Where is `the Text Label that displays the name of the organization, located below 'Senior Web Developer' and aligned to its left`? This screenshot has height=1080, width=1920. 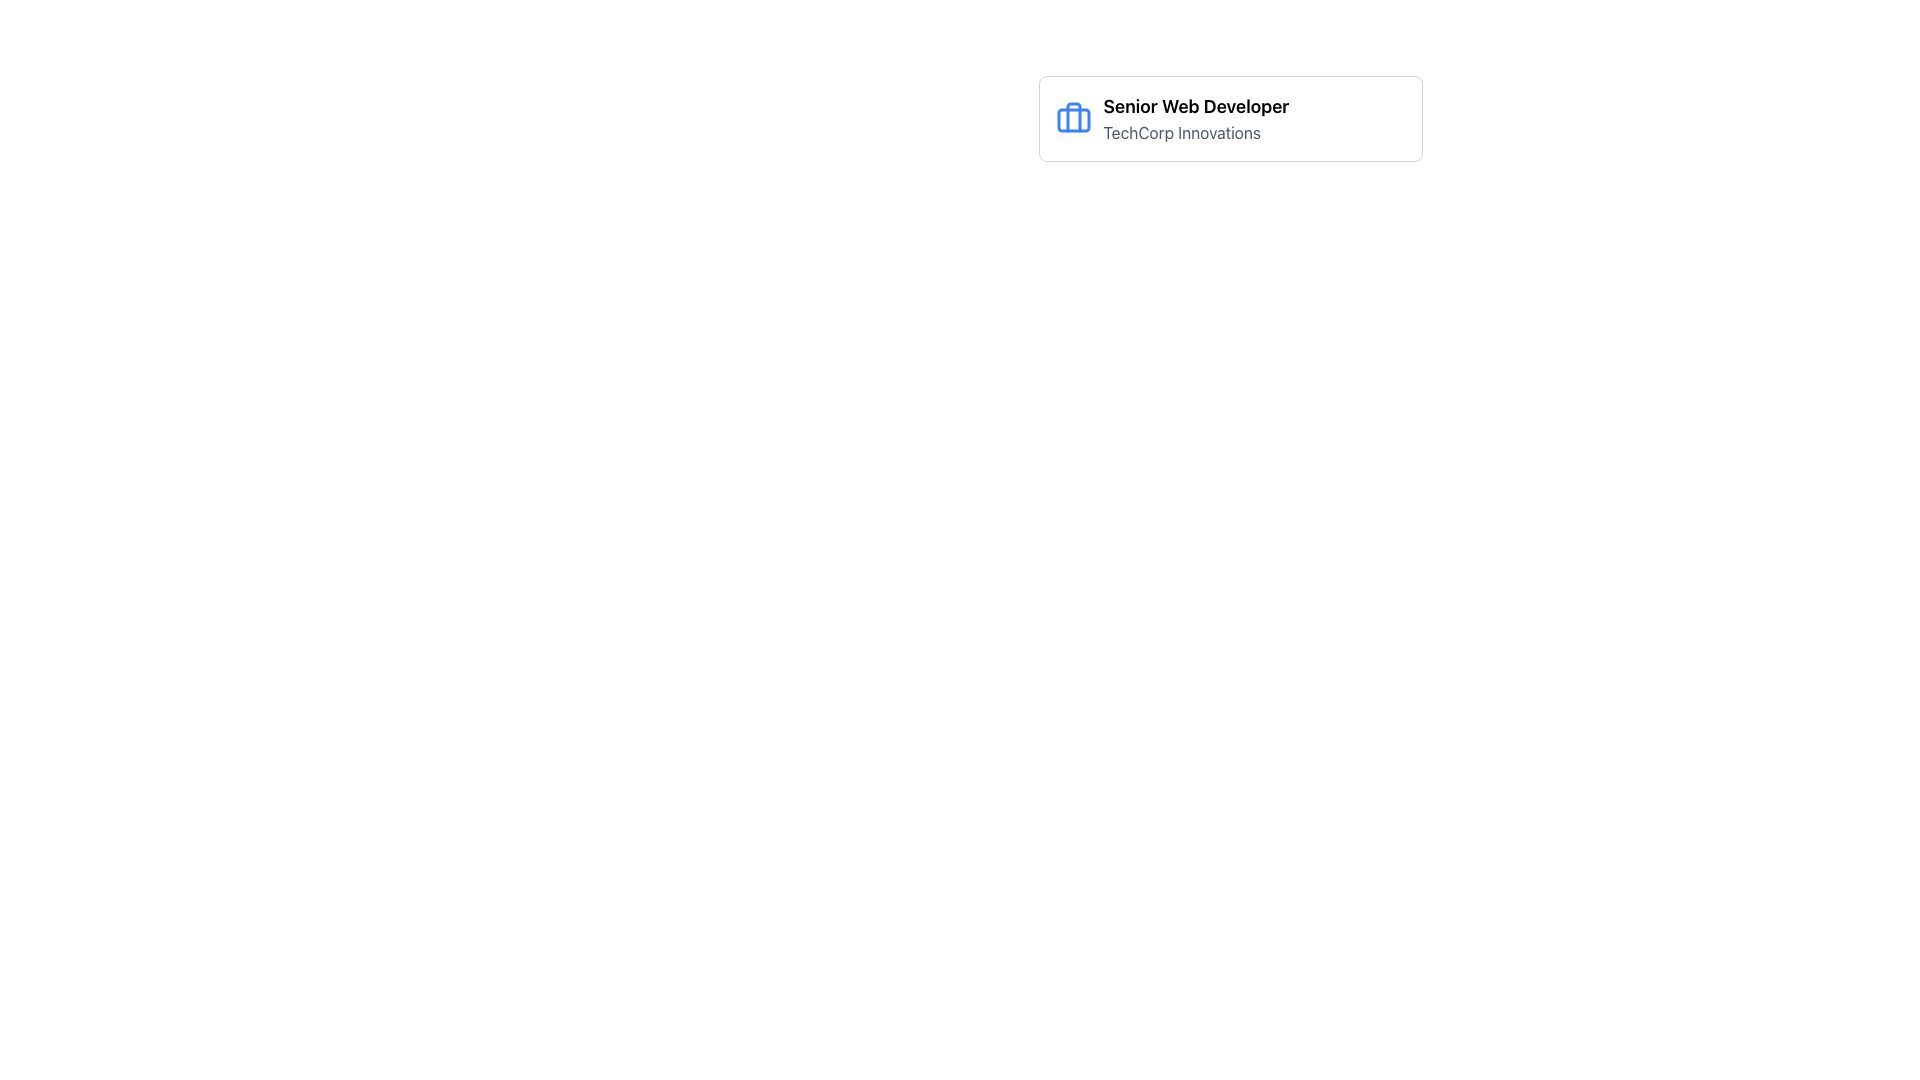
the Text Label that displays the name of the organization, located below 'Senior Web Developer' and aligned to its left is located at coordinates (1196, 132).